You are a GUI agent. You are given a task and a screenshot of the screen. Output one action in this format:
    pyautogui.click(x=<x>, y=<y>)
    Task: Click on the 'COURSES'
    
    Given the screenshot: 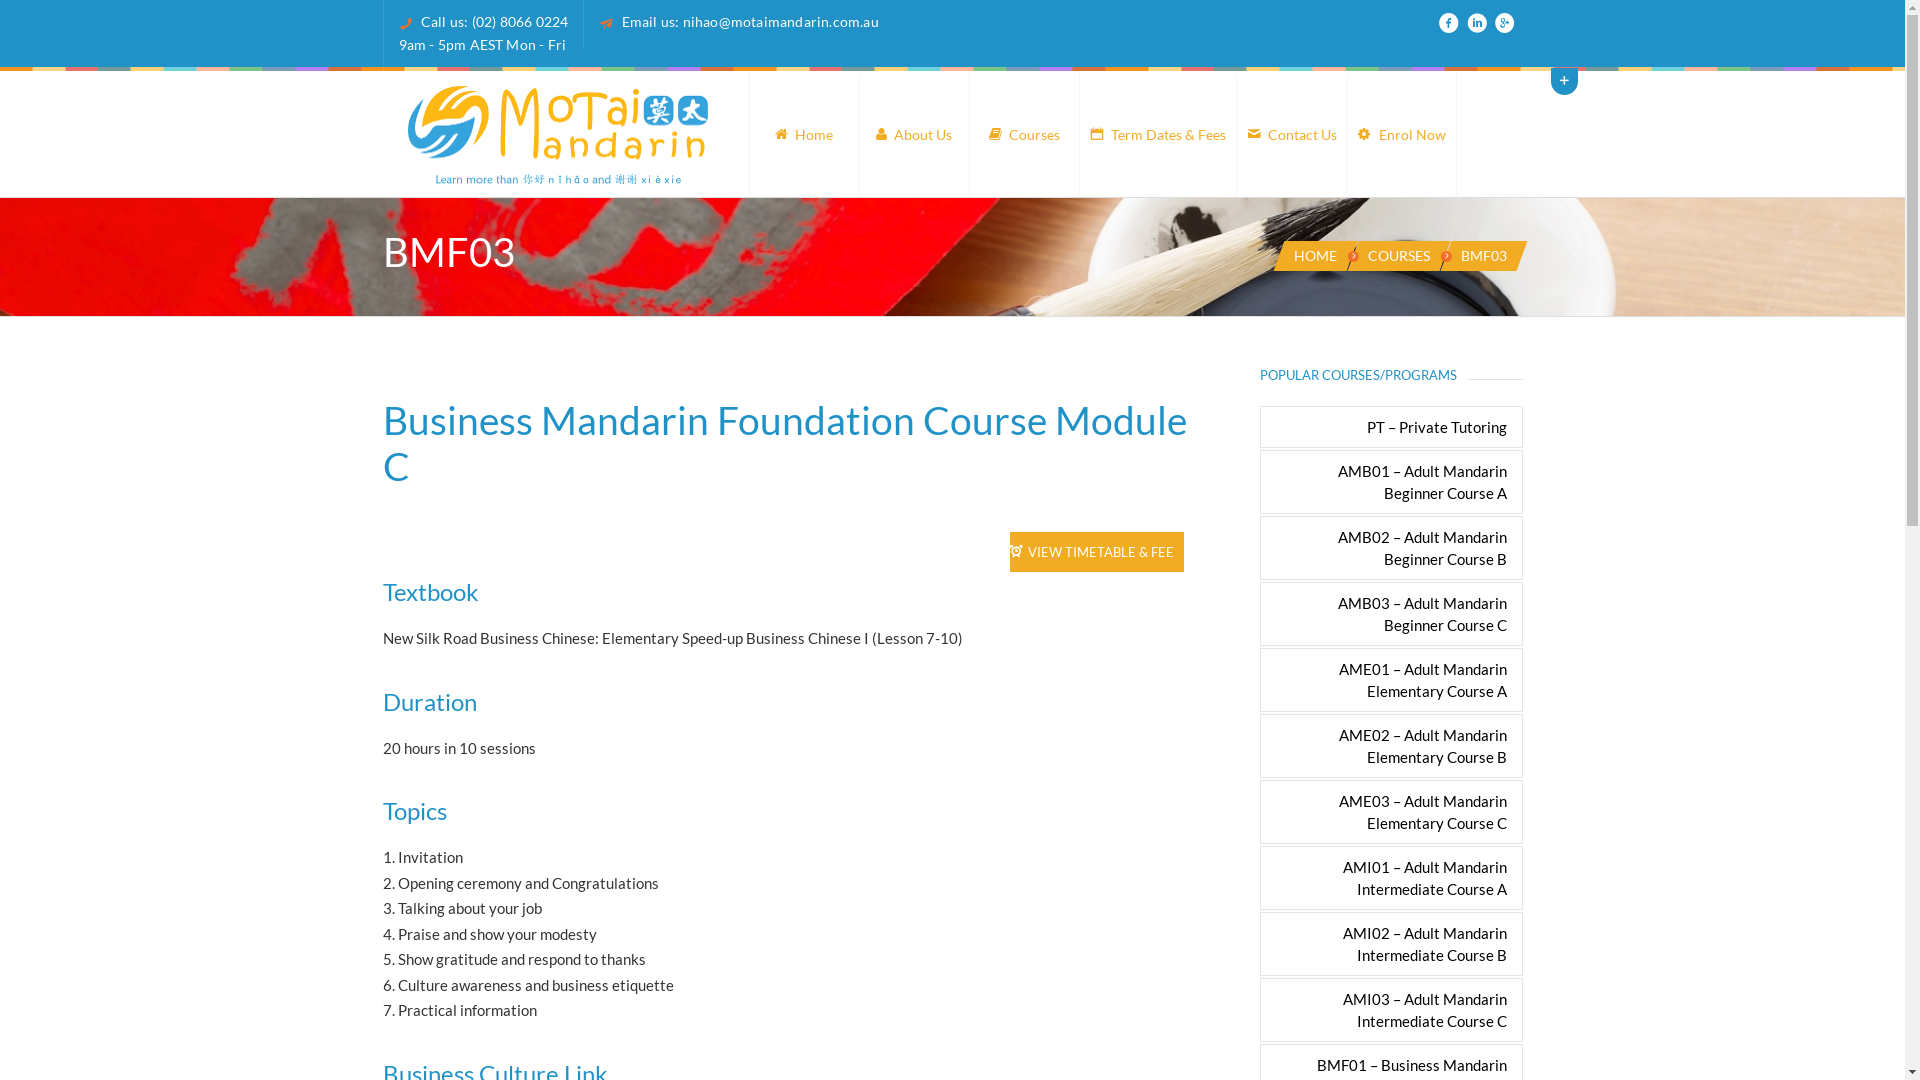 What is the action you would take?
    pyautogui.click(x=1397, y=254)
    